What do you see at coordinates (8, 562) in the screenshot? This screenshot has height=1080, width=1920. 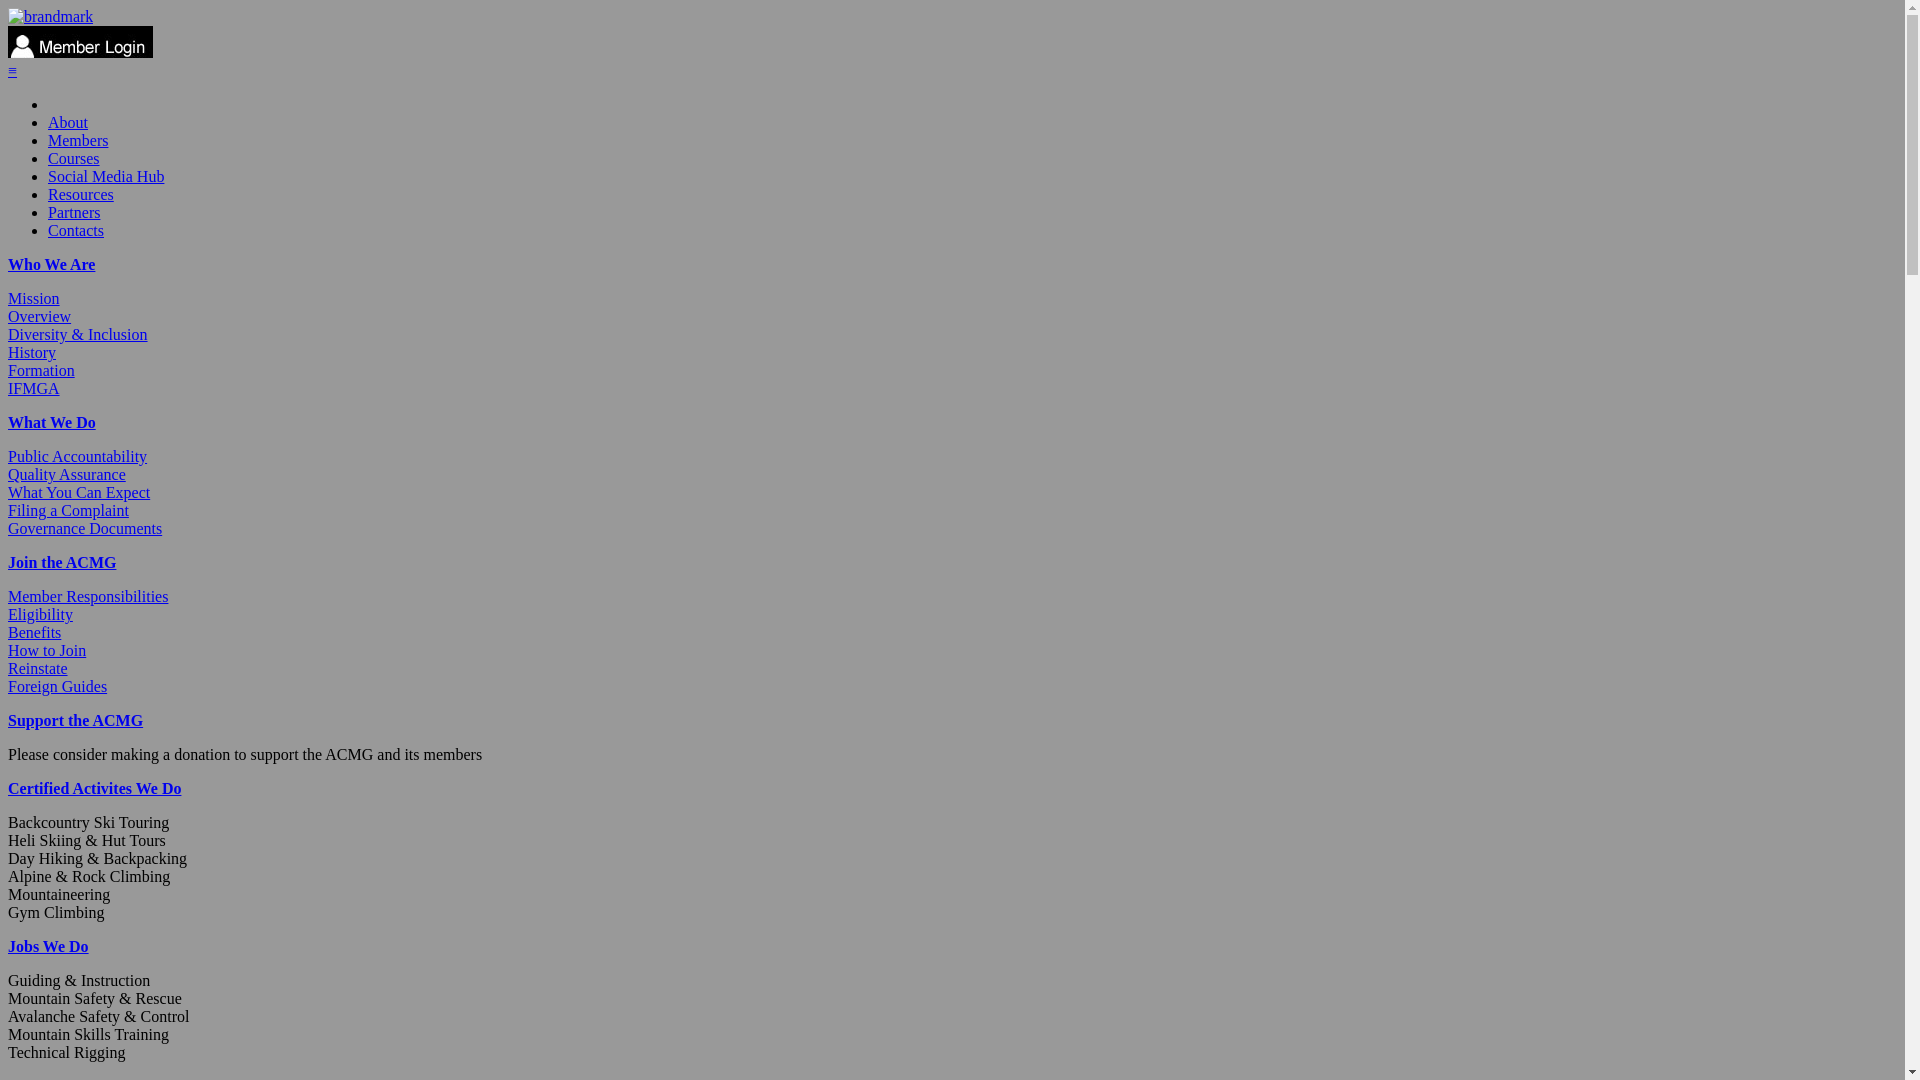 I see `'Join the ACMG'` at bounding box center [8, 562].